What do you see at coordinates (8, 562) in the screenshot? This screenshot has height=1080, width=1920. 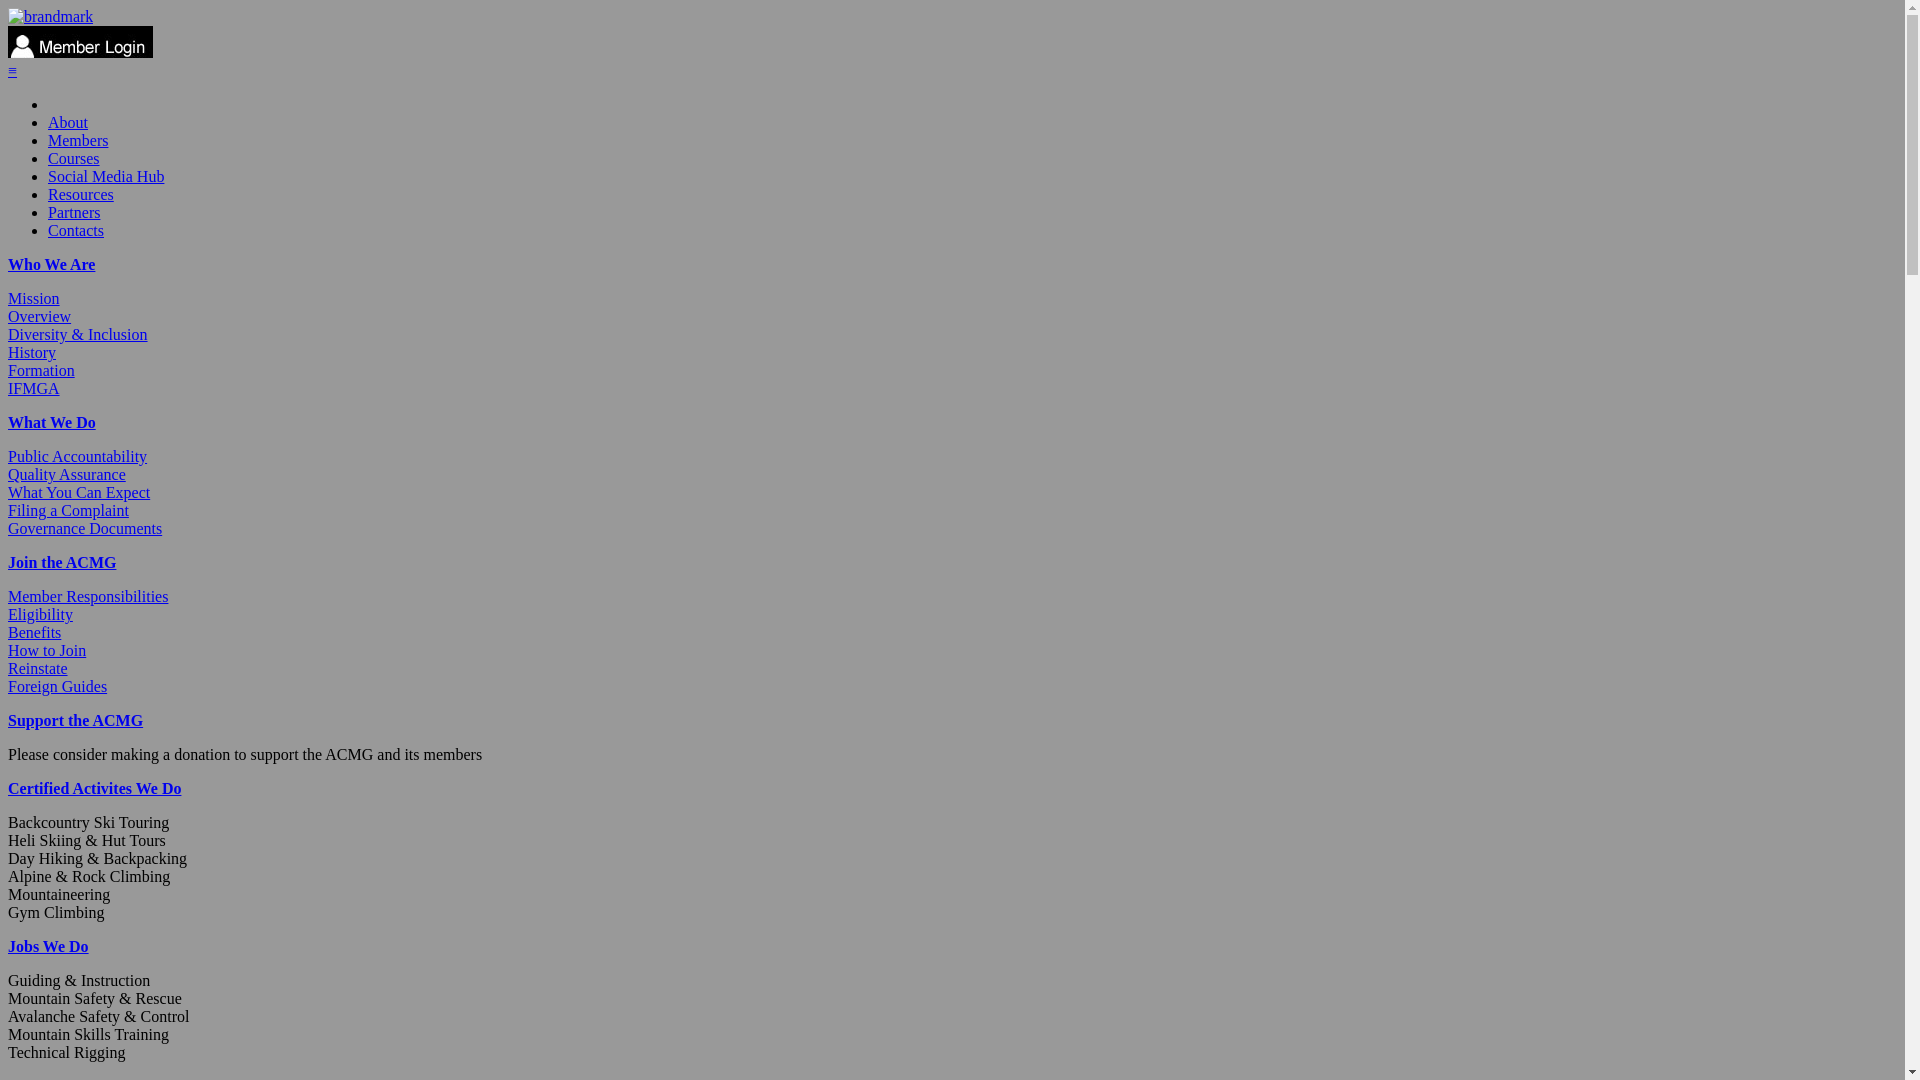 I see `'Join the ACMG'` at bounding box center [8, 562].